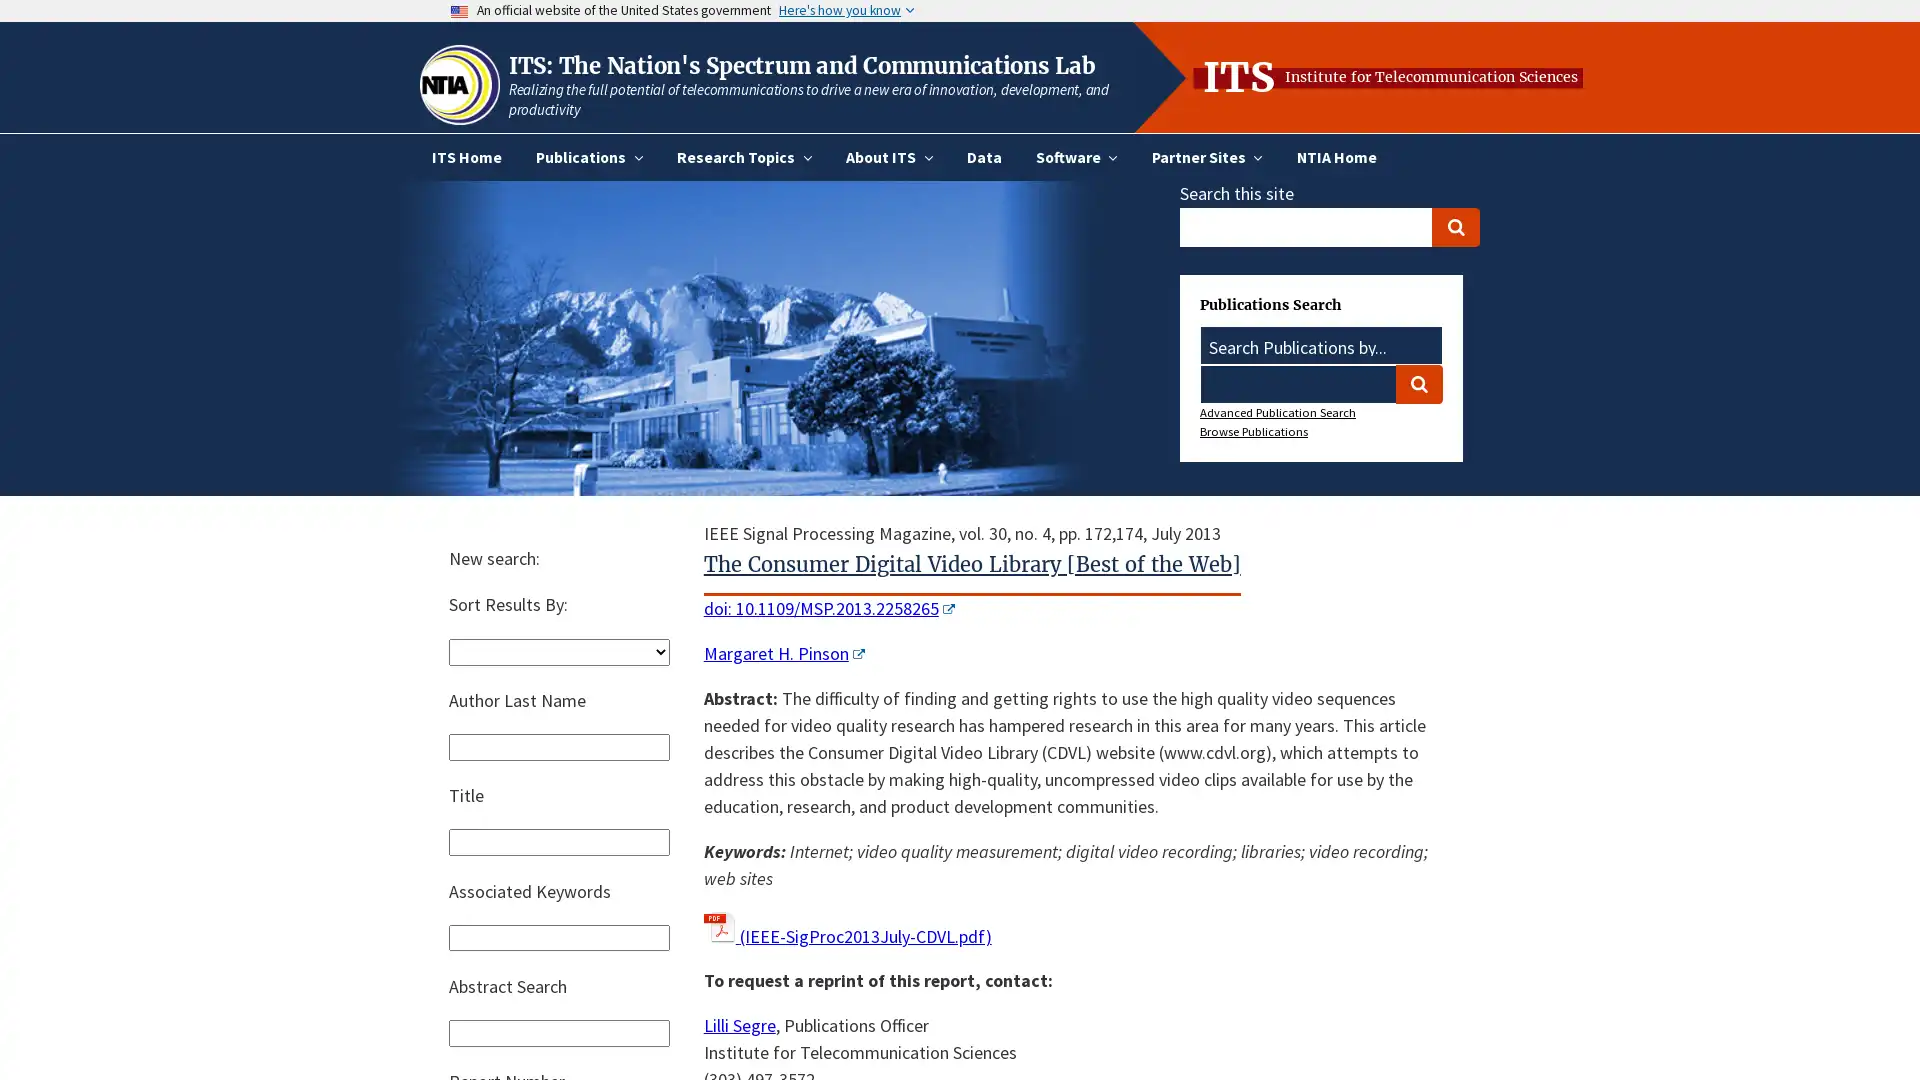 The image size is (1920, 1080). Describe the element at coordinates (743, 156) in the screenshot. I see `Research Topics` at that location.